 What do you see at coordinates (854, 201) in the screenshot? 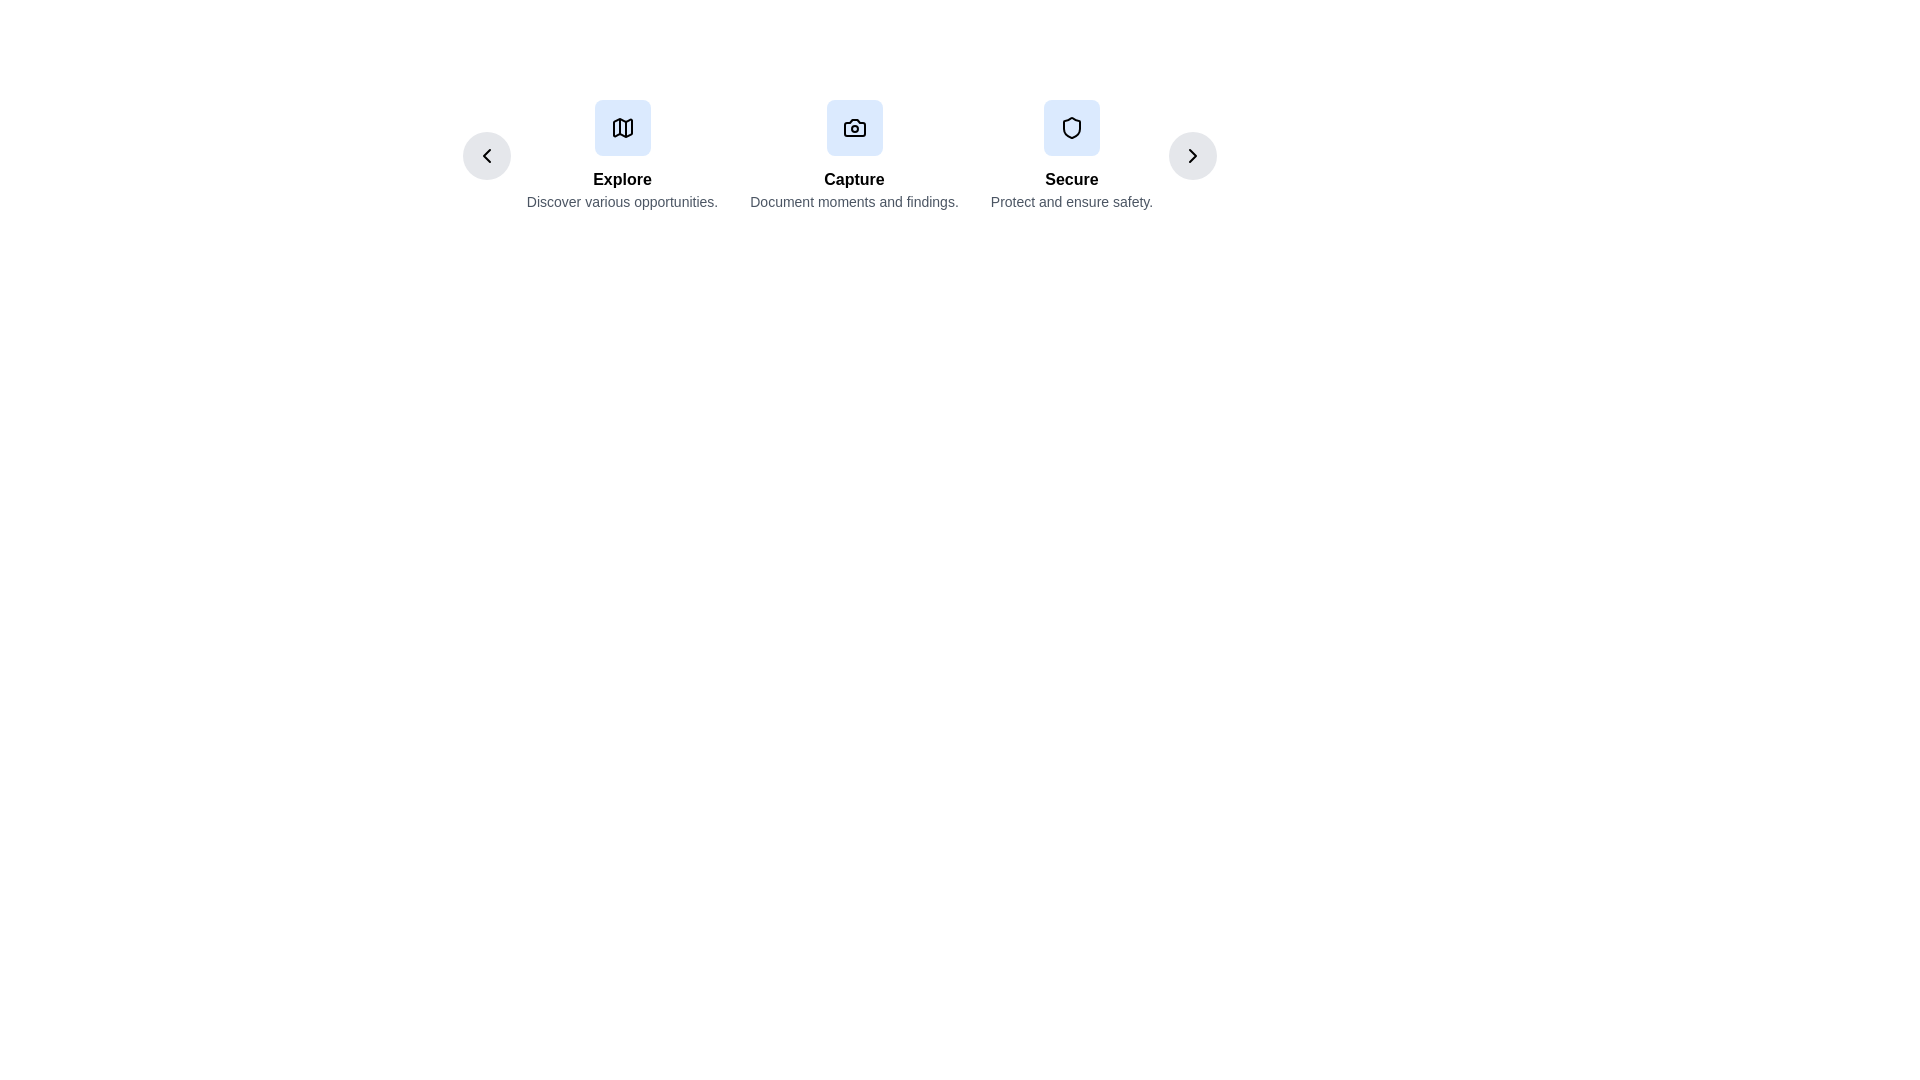
I see `descriptive text located at the bottom of the 'Capture' section, which provides guidance about the functionality represented by the 'Capture' title and camera icon` at bounding box center [854, 201].